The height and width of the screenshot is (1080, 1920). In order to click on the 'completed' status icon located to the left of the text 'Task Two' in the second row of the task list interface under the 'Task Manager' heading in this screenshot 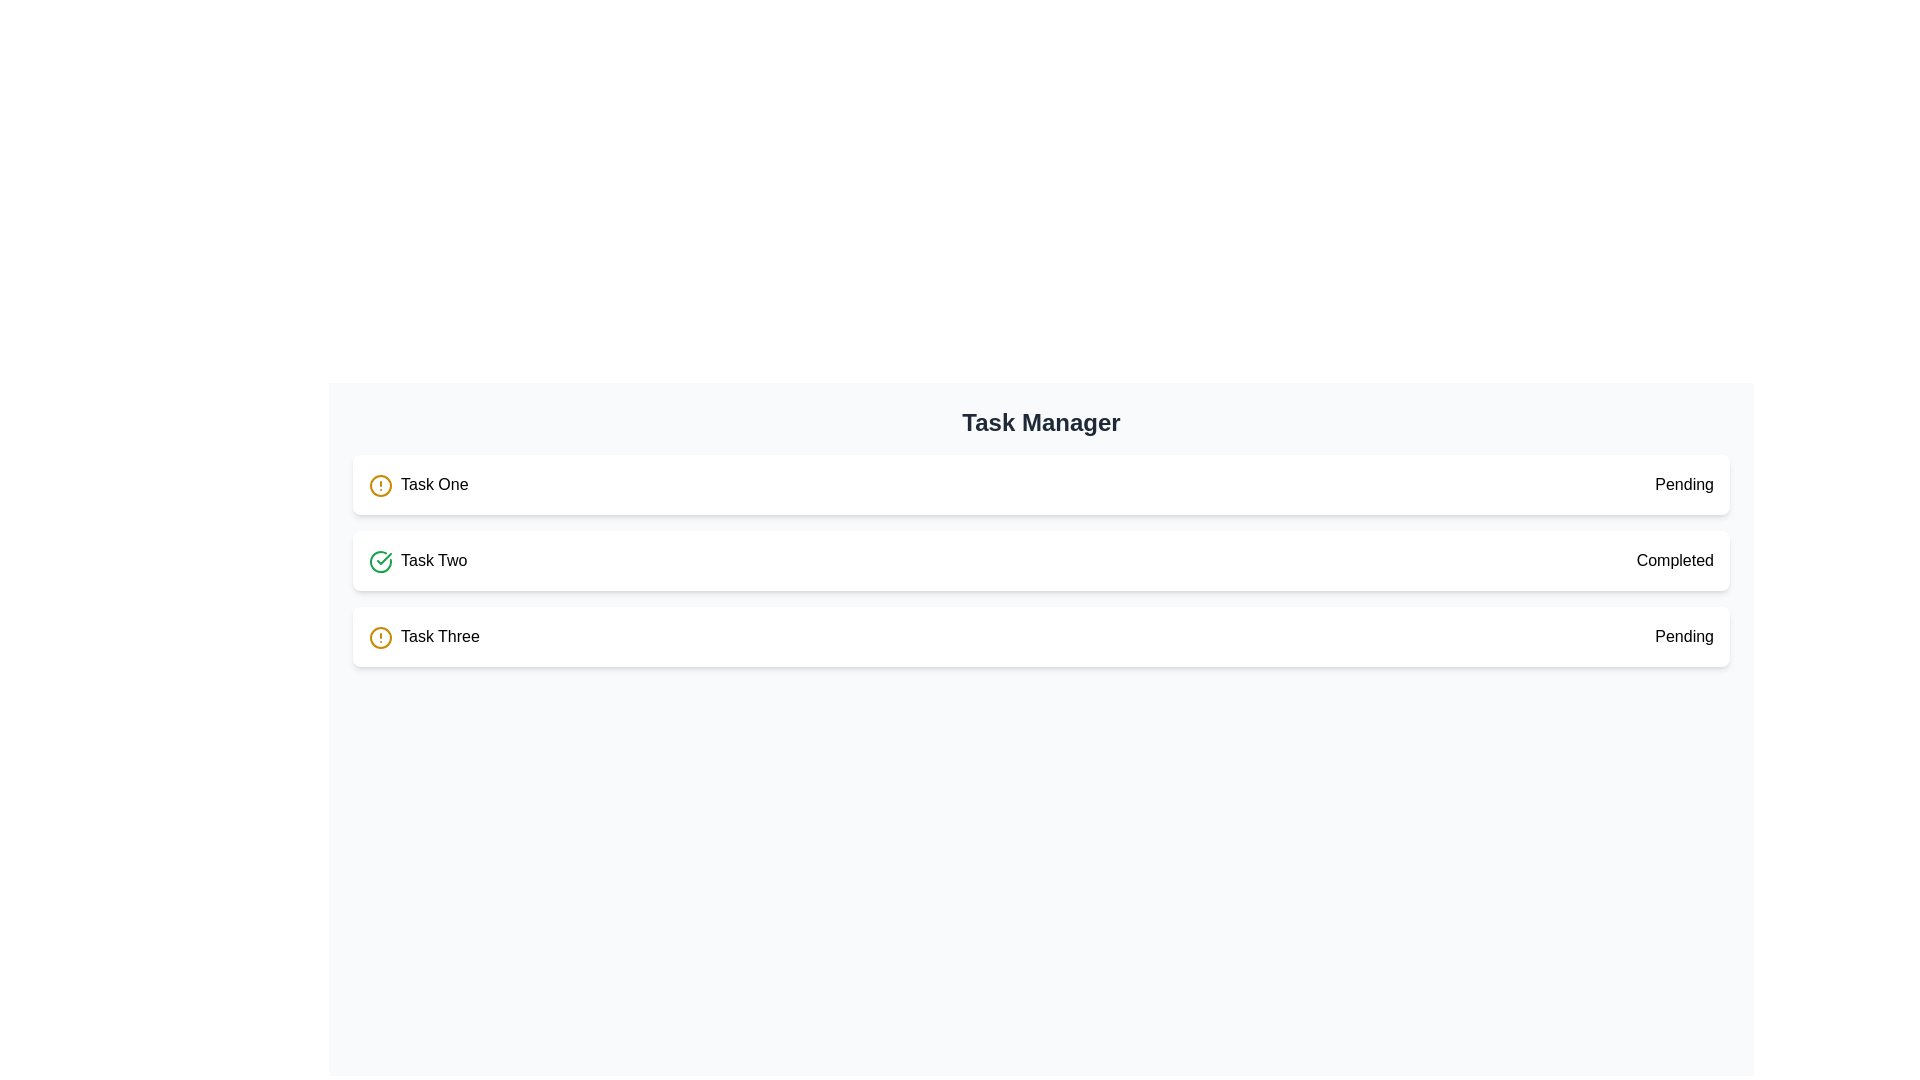, I will do `click(380, 562)`.